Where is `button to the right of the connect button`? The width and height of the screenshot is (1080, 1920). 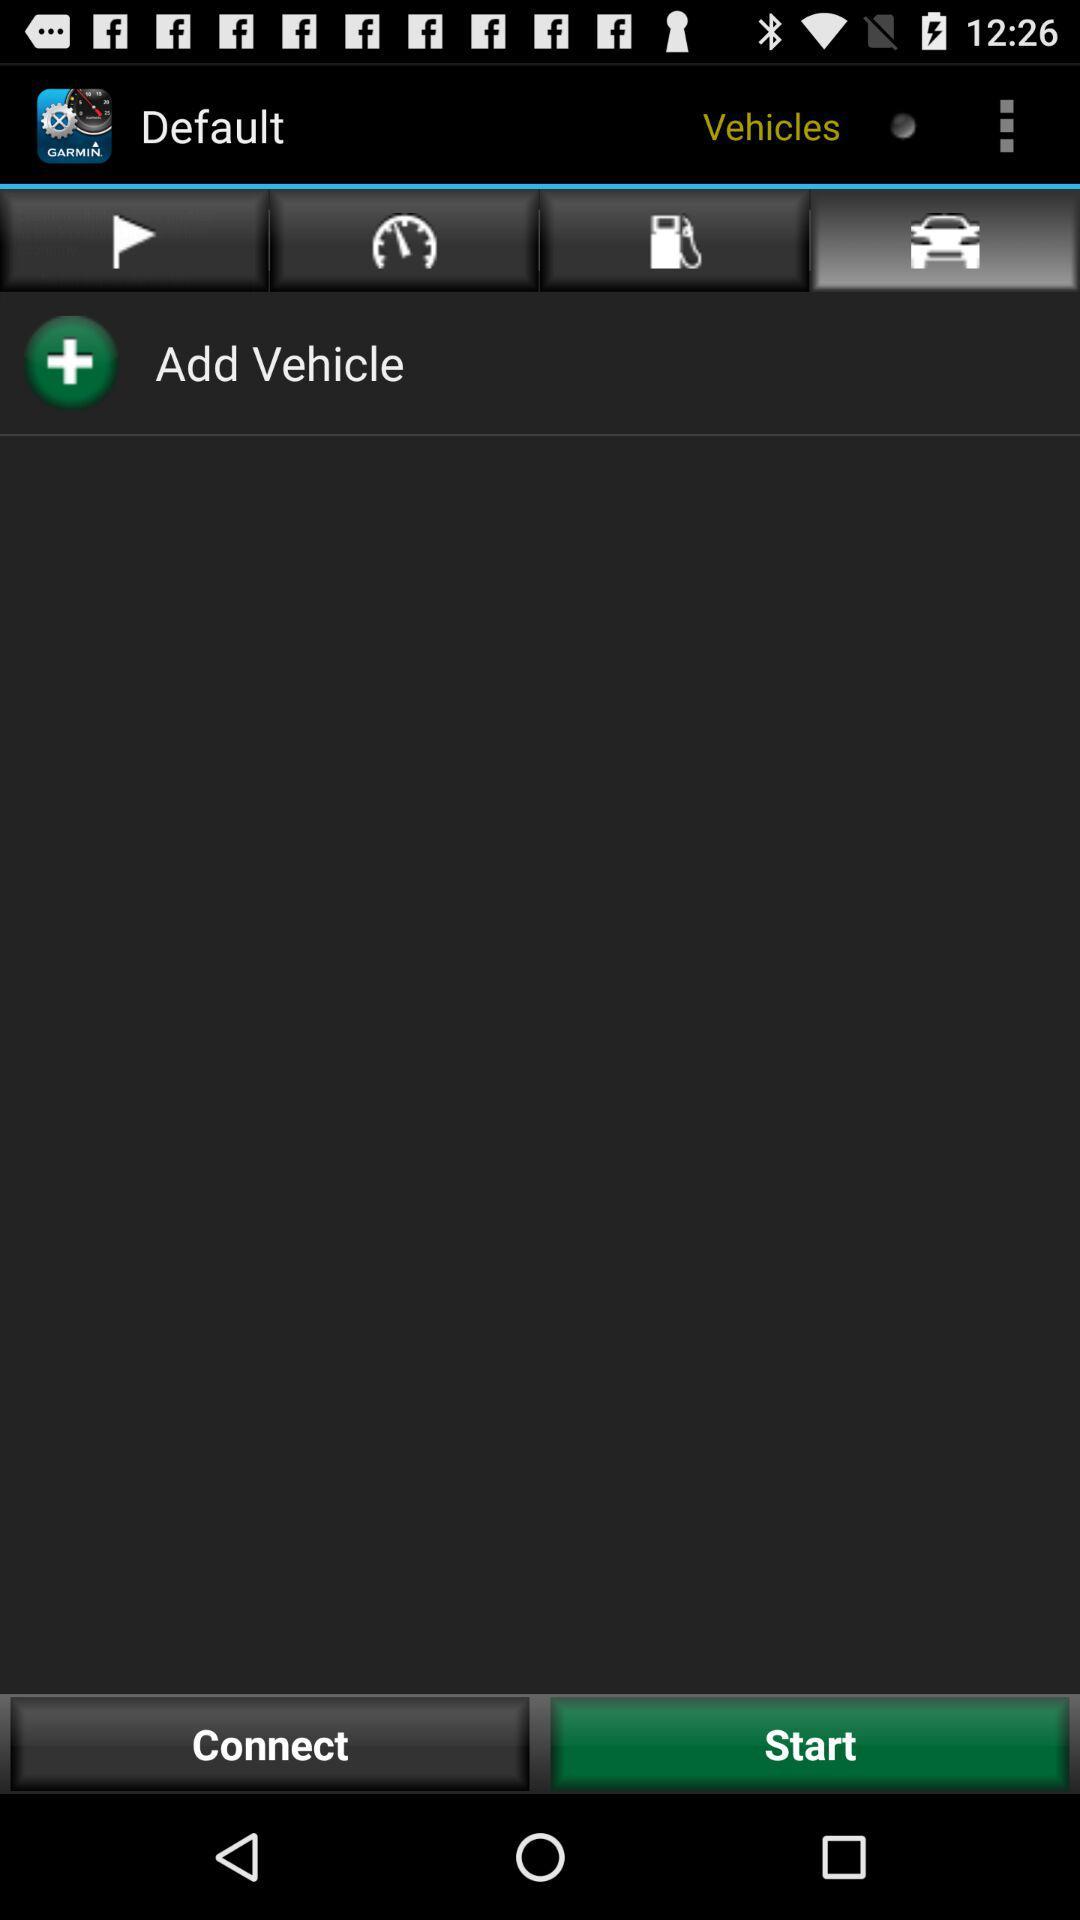
button to the right of the connect button is located at coordinates (810, 1743).